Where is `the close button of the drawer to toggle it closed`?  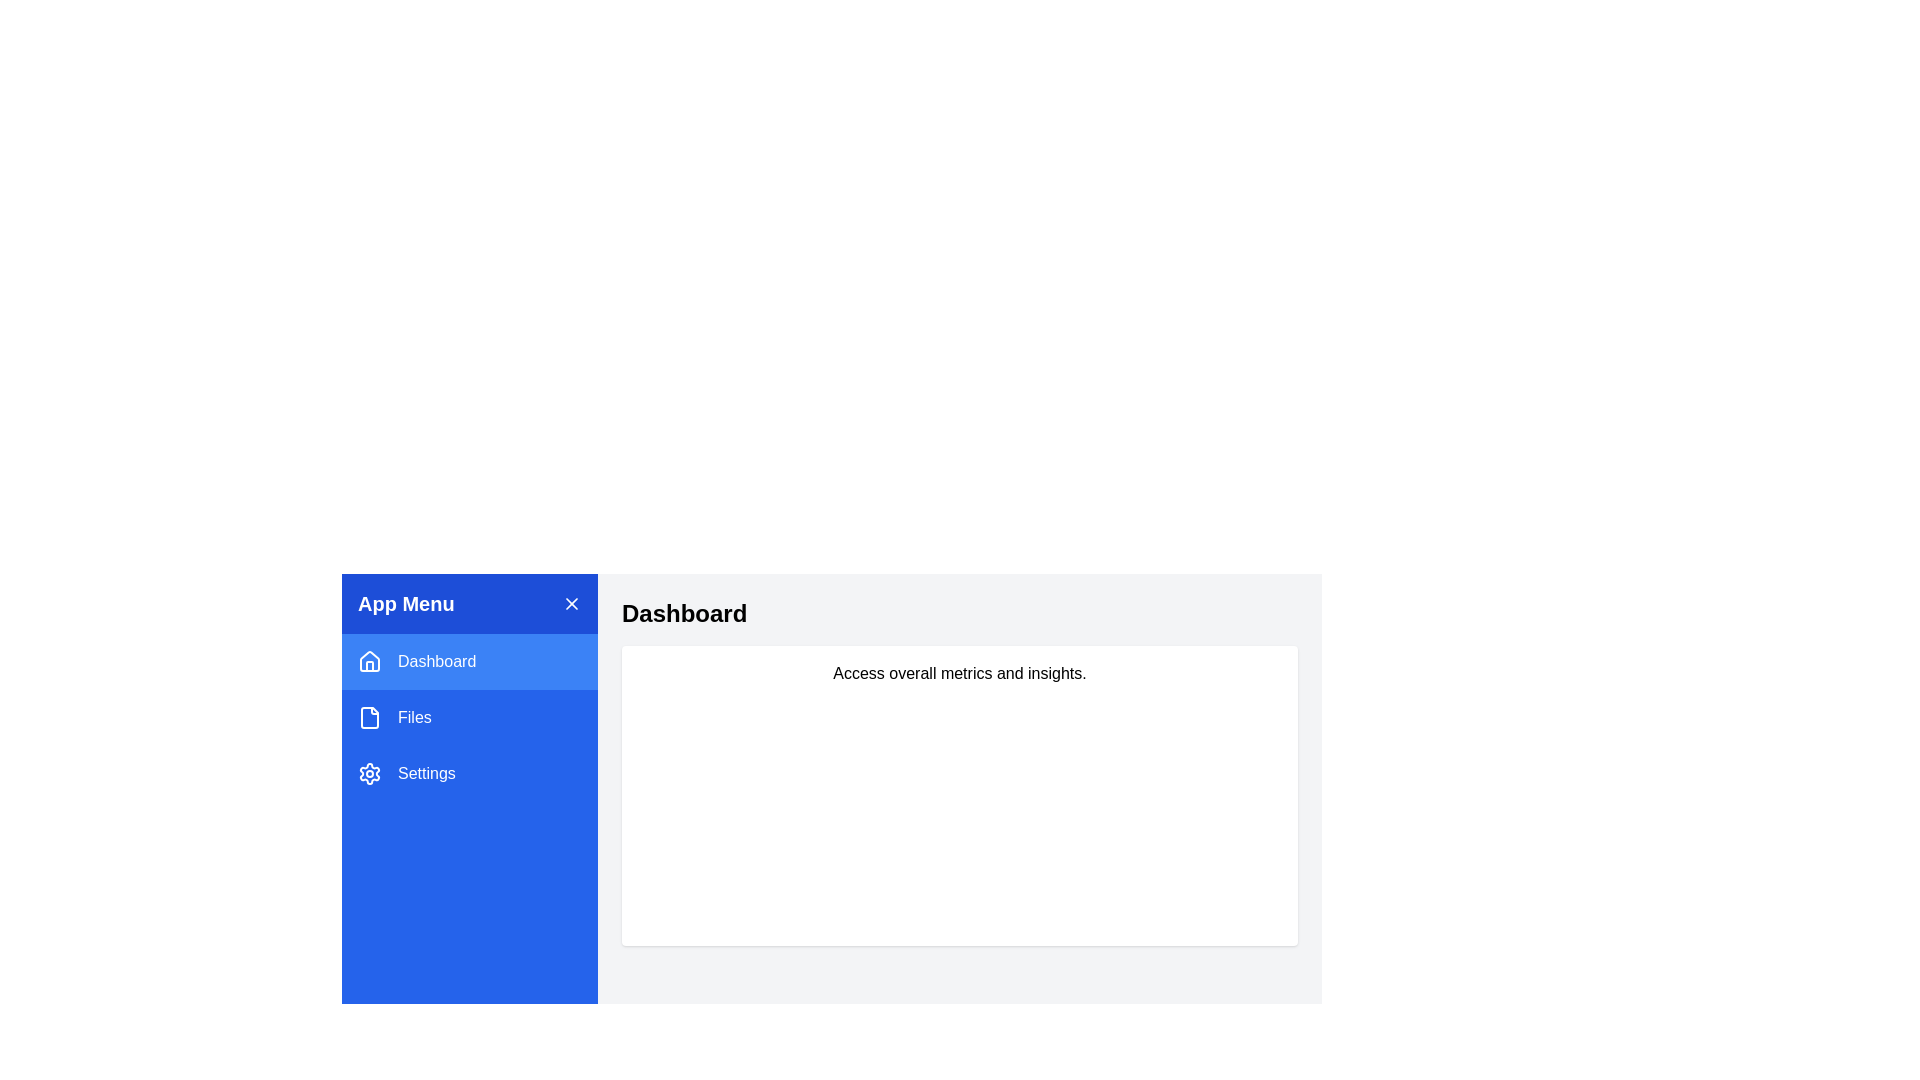 the close button of the drawer to toggle it closed is located at coordinates (570, 603).